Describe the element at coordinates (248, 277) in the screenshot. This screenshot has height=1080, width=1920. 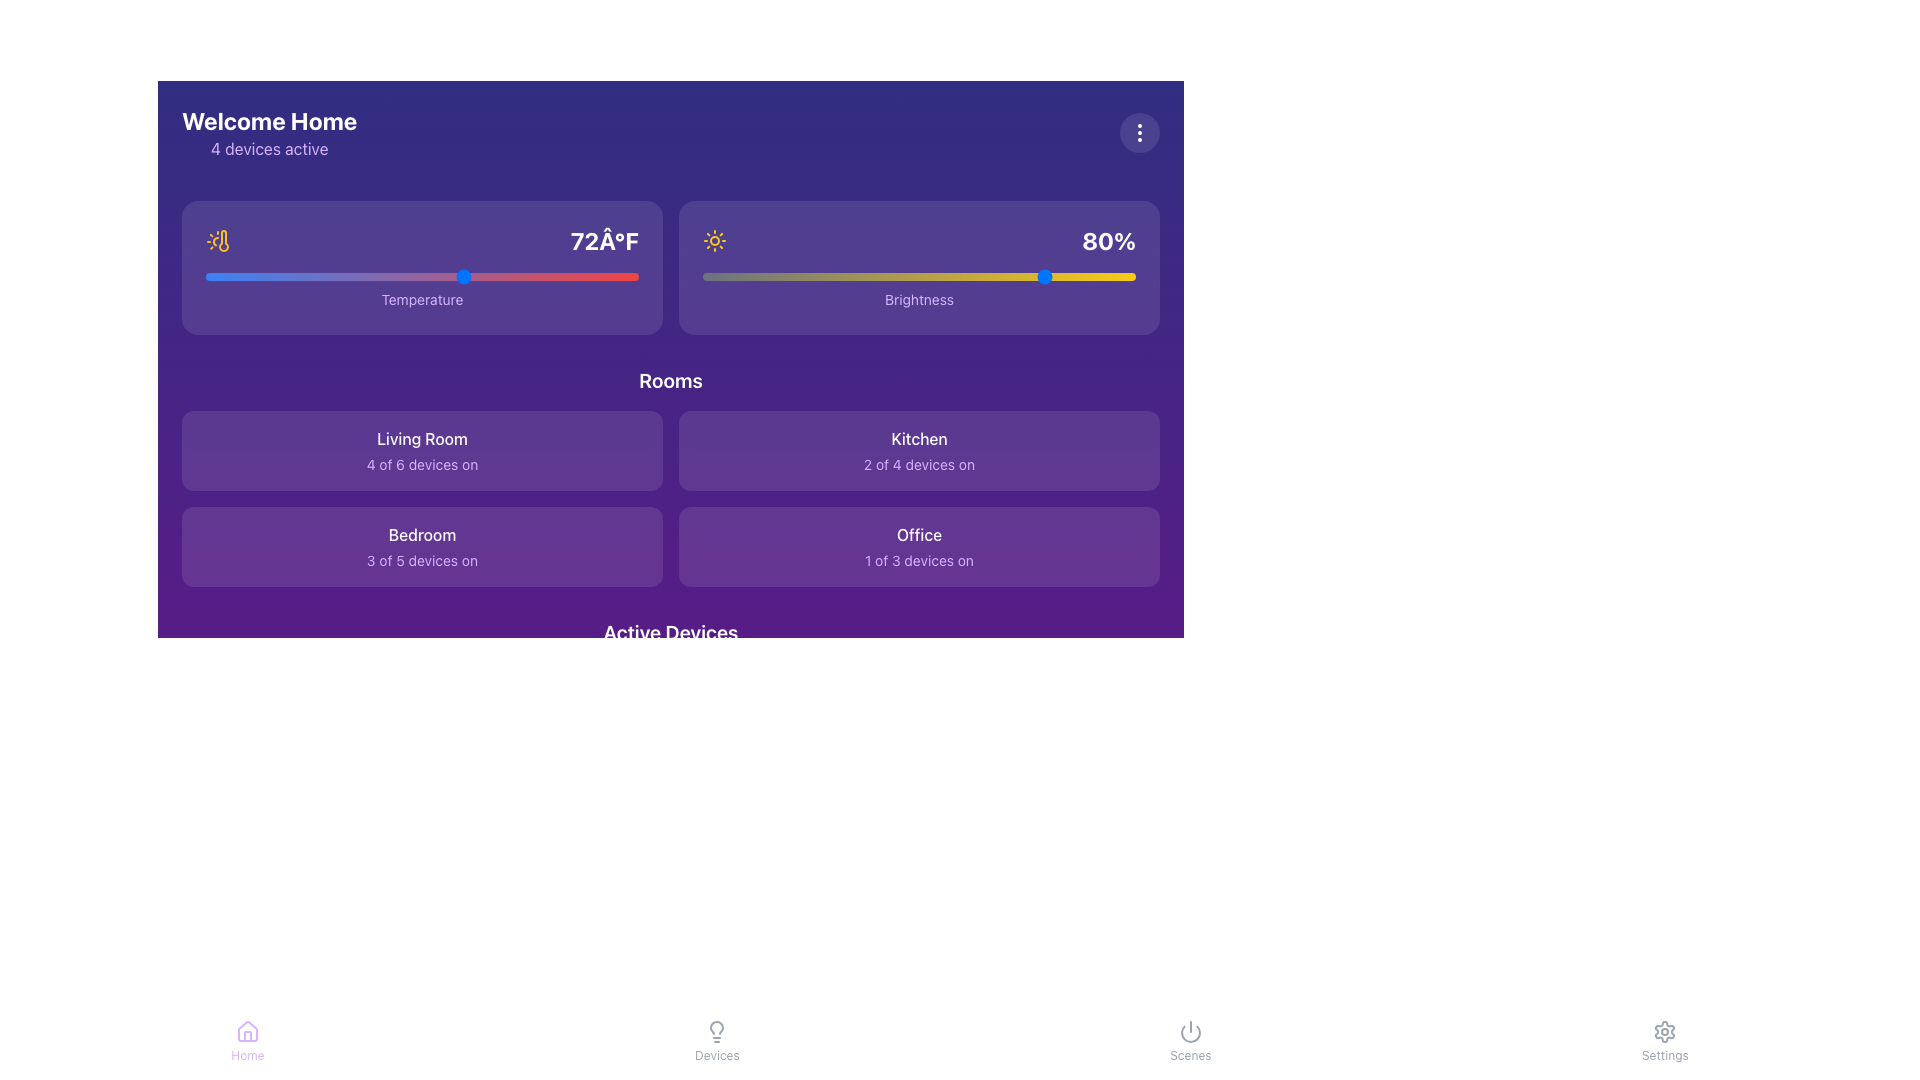
I see `the value of the slider` at that location.